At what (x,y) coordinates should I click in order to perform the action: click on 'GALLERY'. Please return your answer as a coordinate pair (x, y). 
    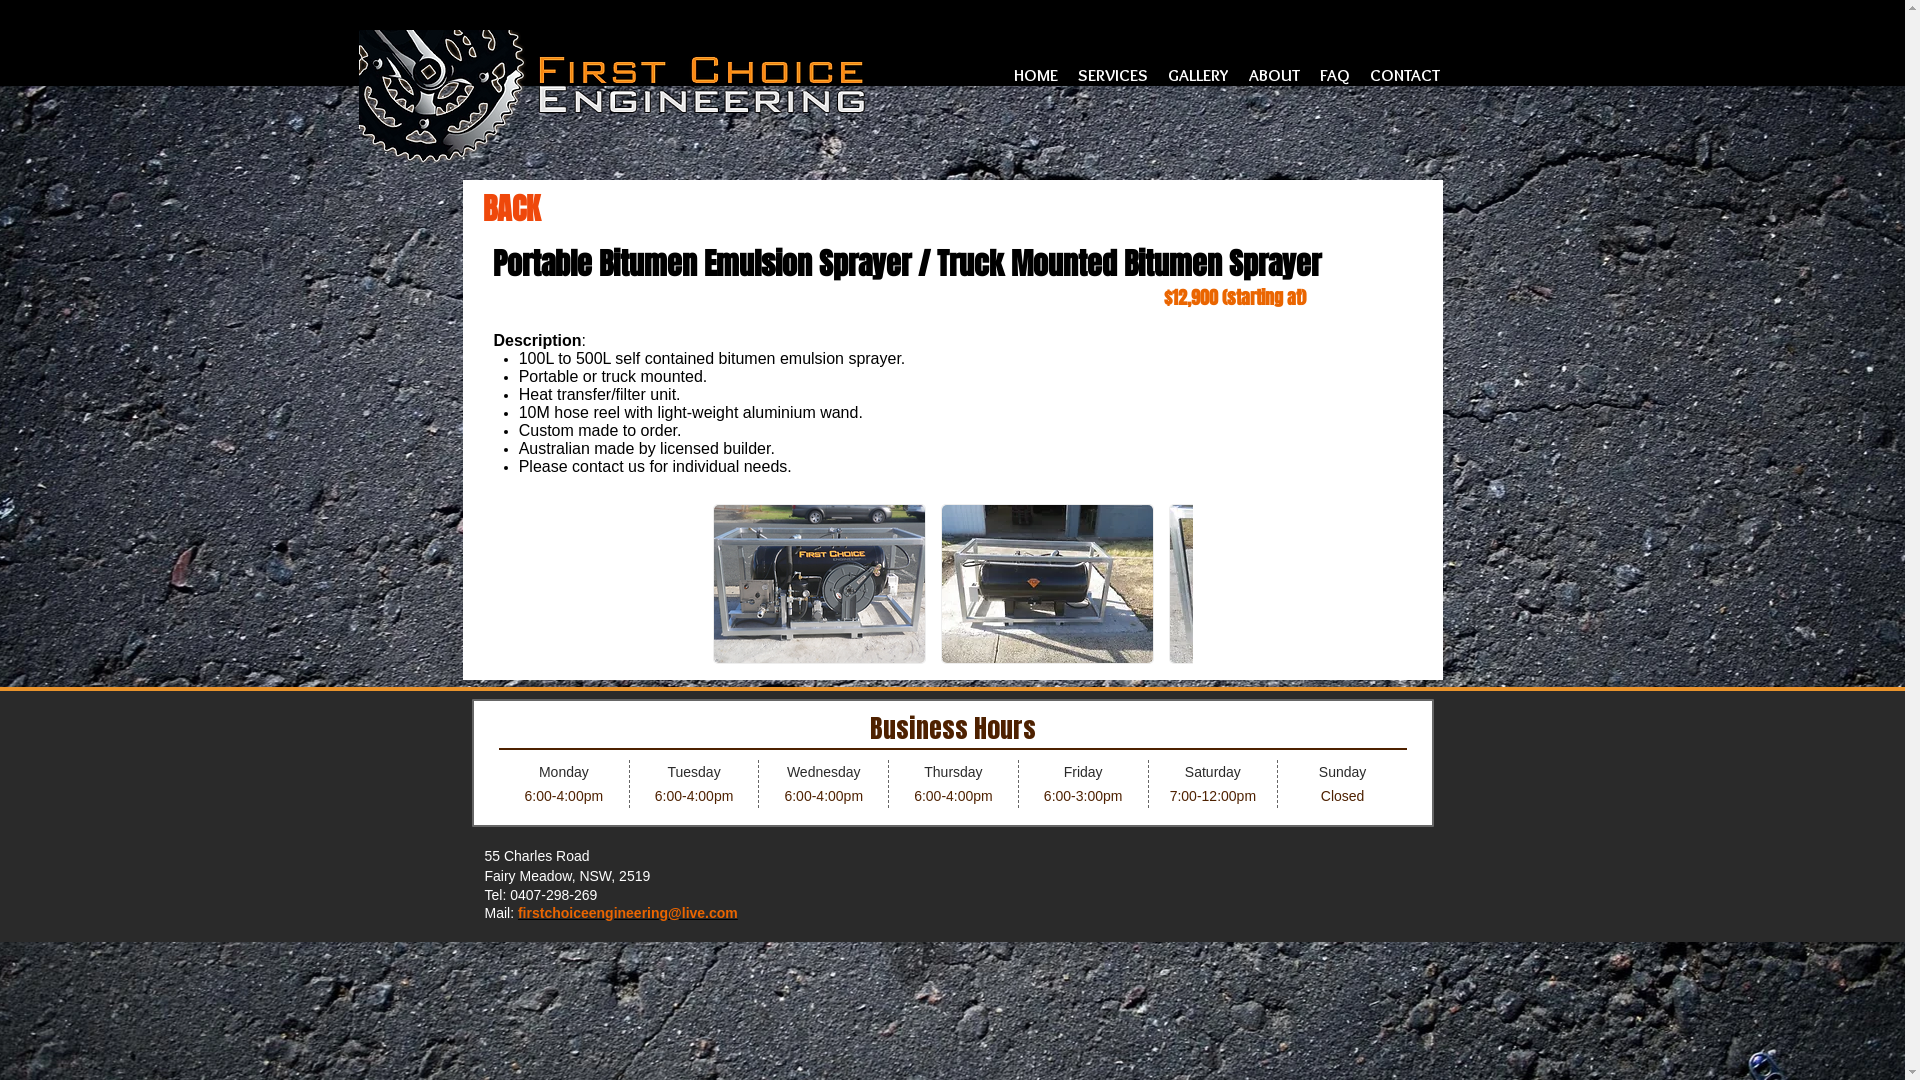
    Looking at the image, I should click on (1198, 73).